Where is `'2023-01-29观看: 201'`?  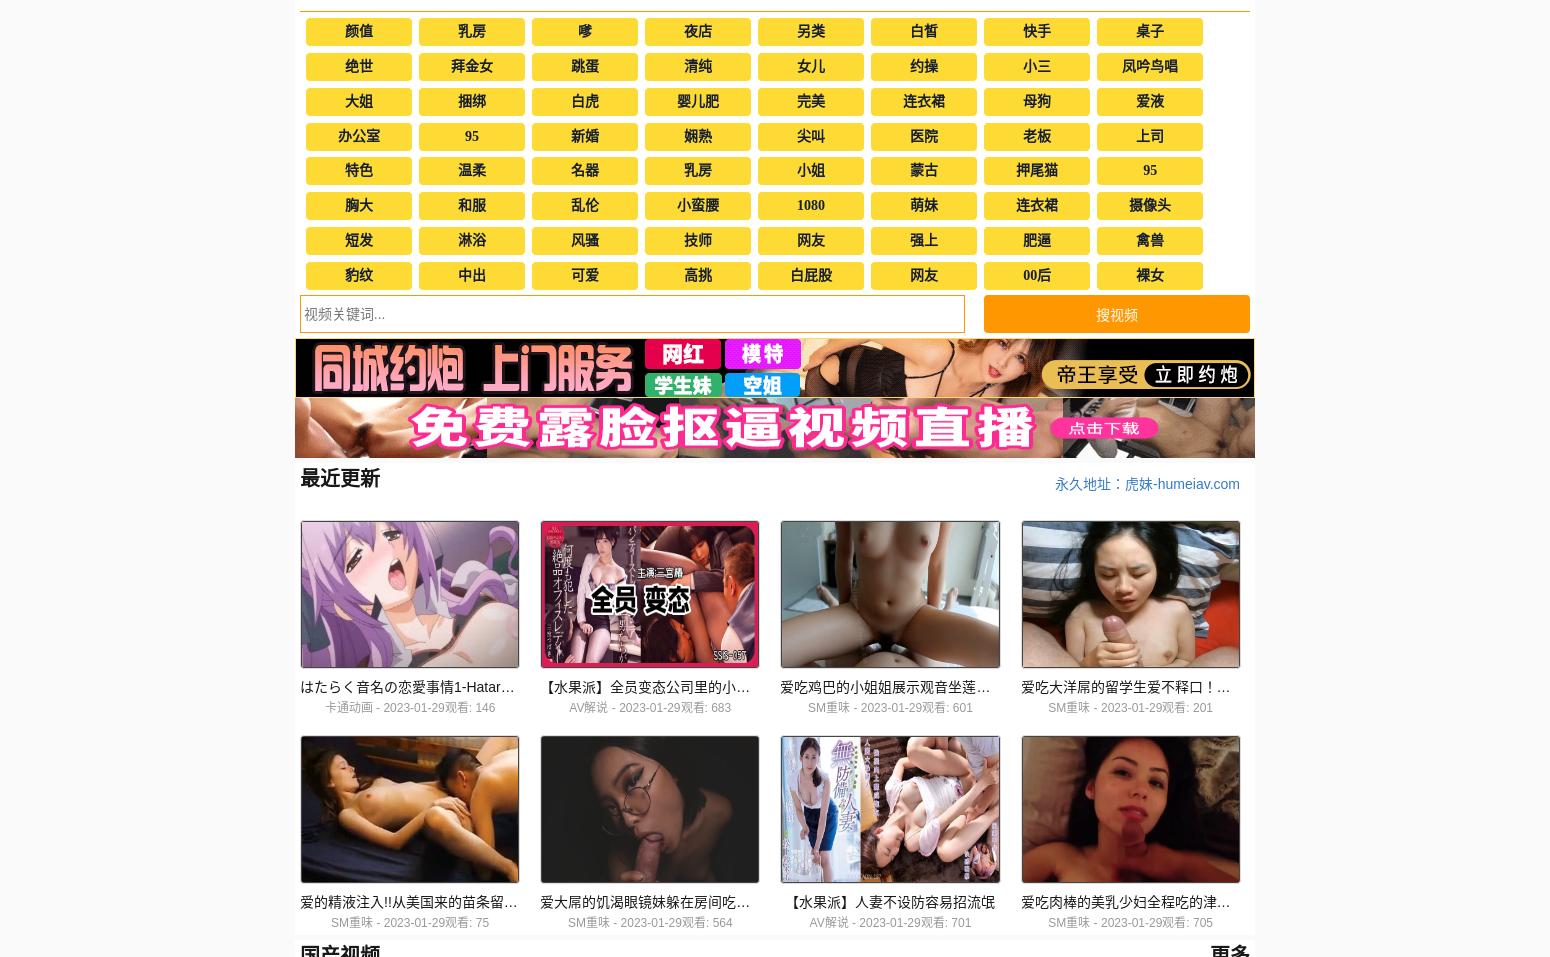
'2023-01-29观看: 201' is located at coordinates (1155, 707).